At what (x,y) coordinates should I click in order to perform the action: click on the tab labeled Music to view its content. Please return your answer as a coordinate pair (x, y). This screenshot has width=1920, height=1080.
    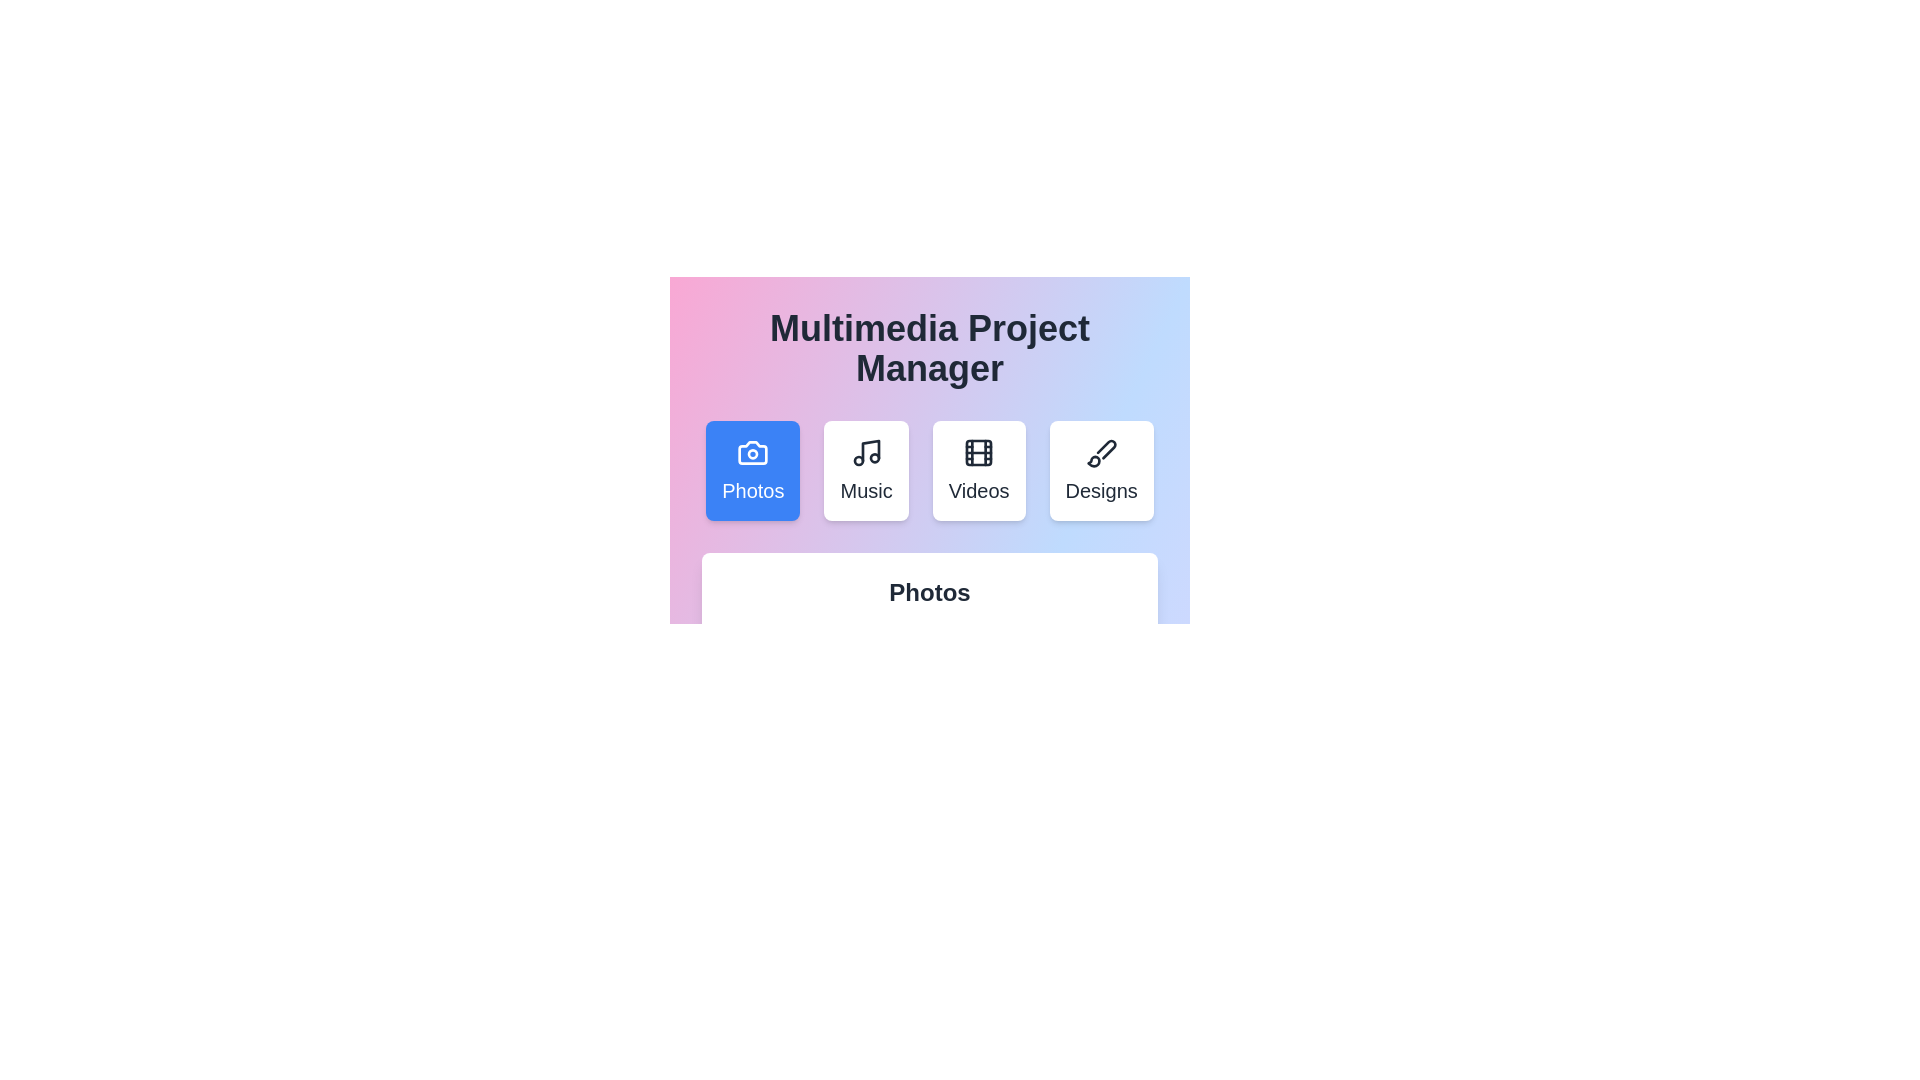
    Looking at the image, I should click on (866, 470).